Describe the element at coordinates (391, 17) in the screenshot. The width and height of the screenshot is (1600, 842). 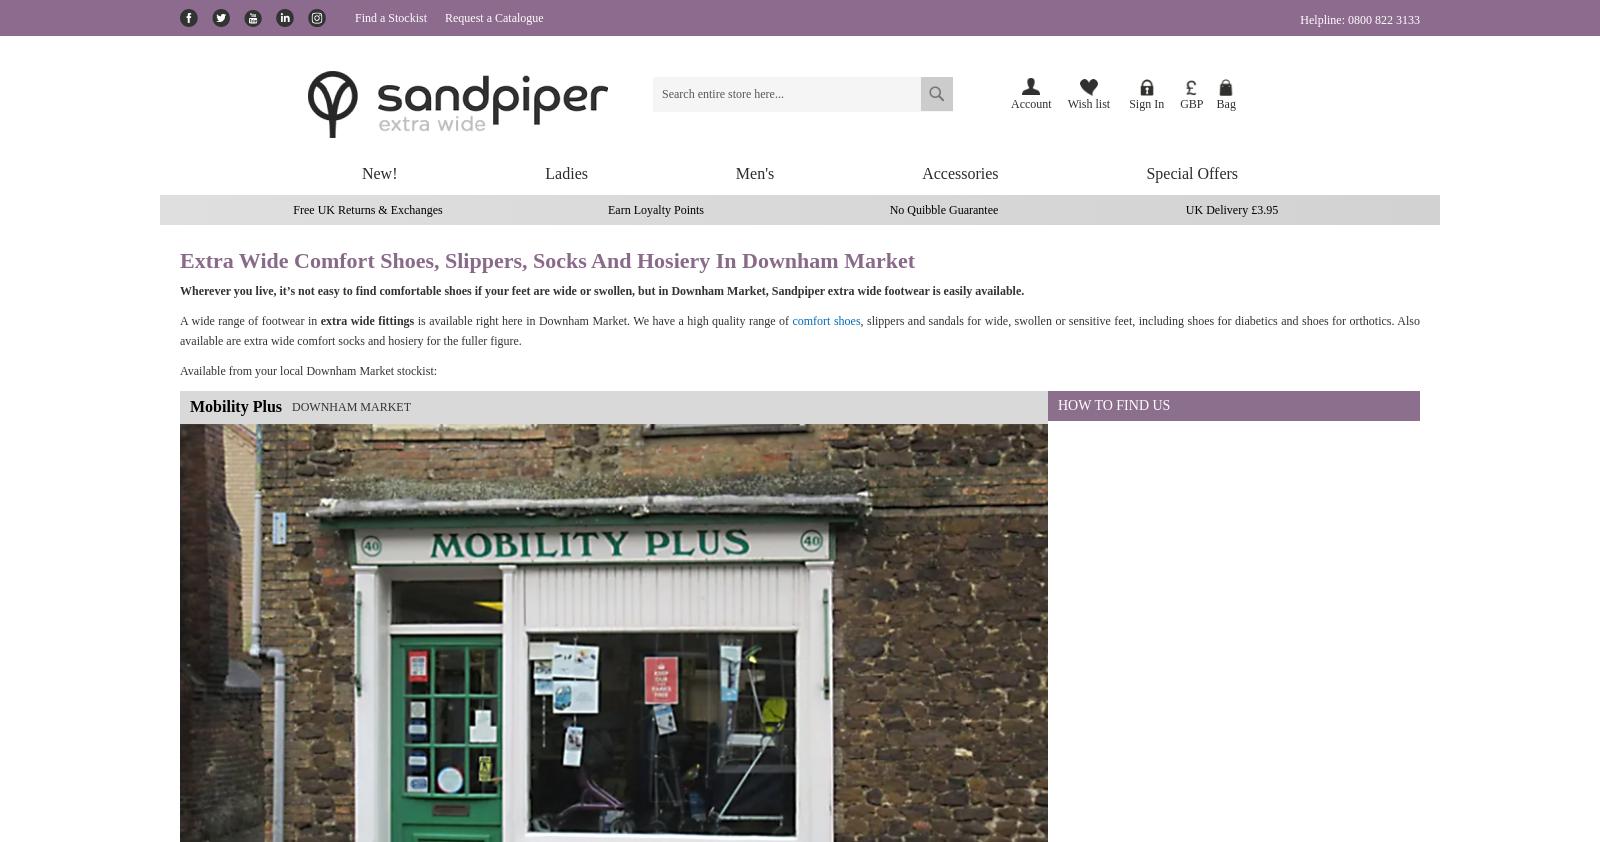
I see `'Find a Stockist'` at that location.